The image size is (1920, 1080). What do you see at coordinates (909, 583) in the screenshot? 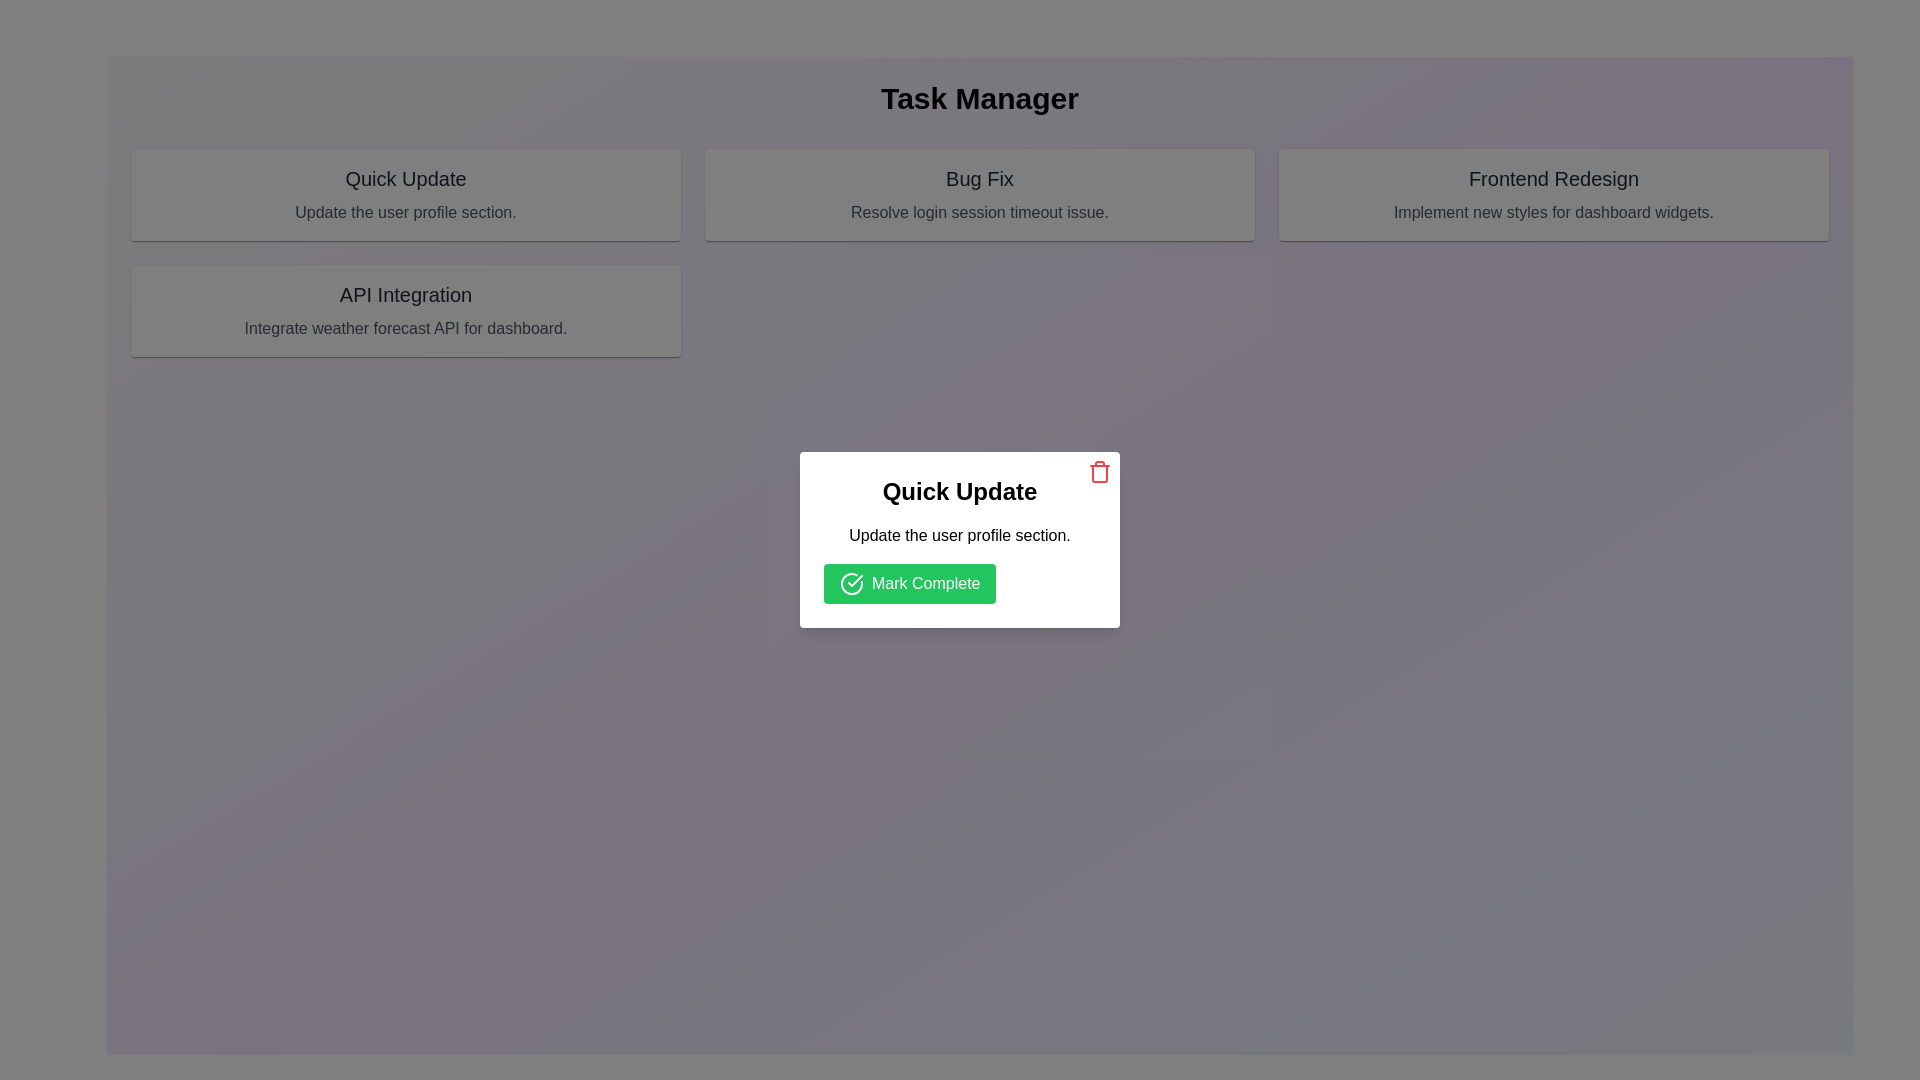
I see `the green 'Mark Complete' button with a white checkmark icon located in the 'Quick Update' modal` at bounding box center [909, 583].